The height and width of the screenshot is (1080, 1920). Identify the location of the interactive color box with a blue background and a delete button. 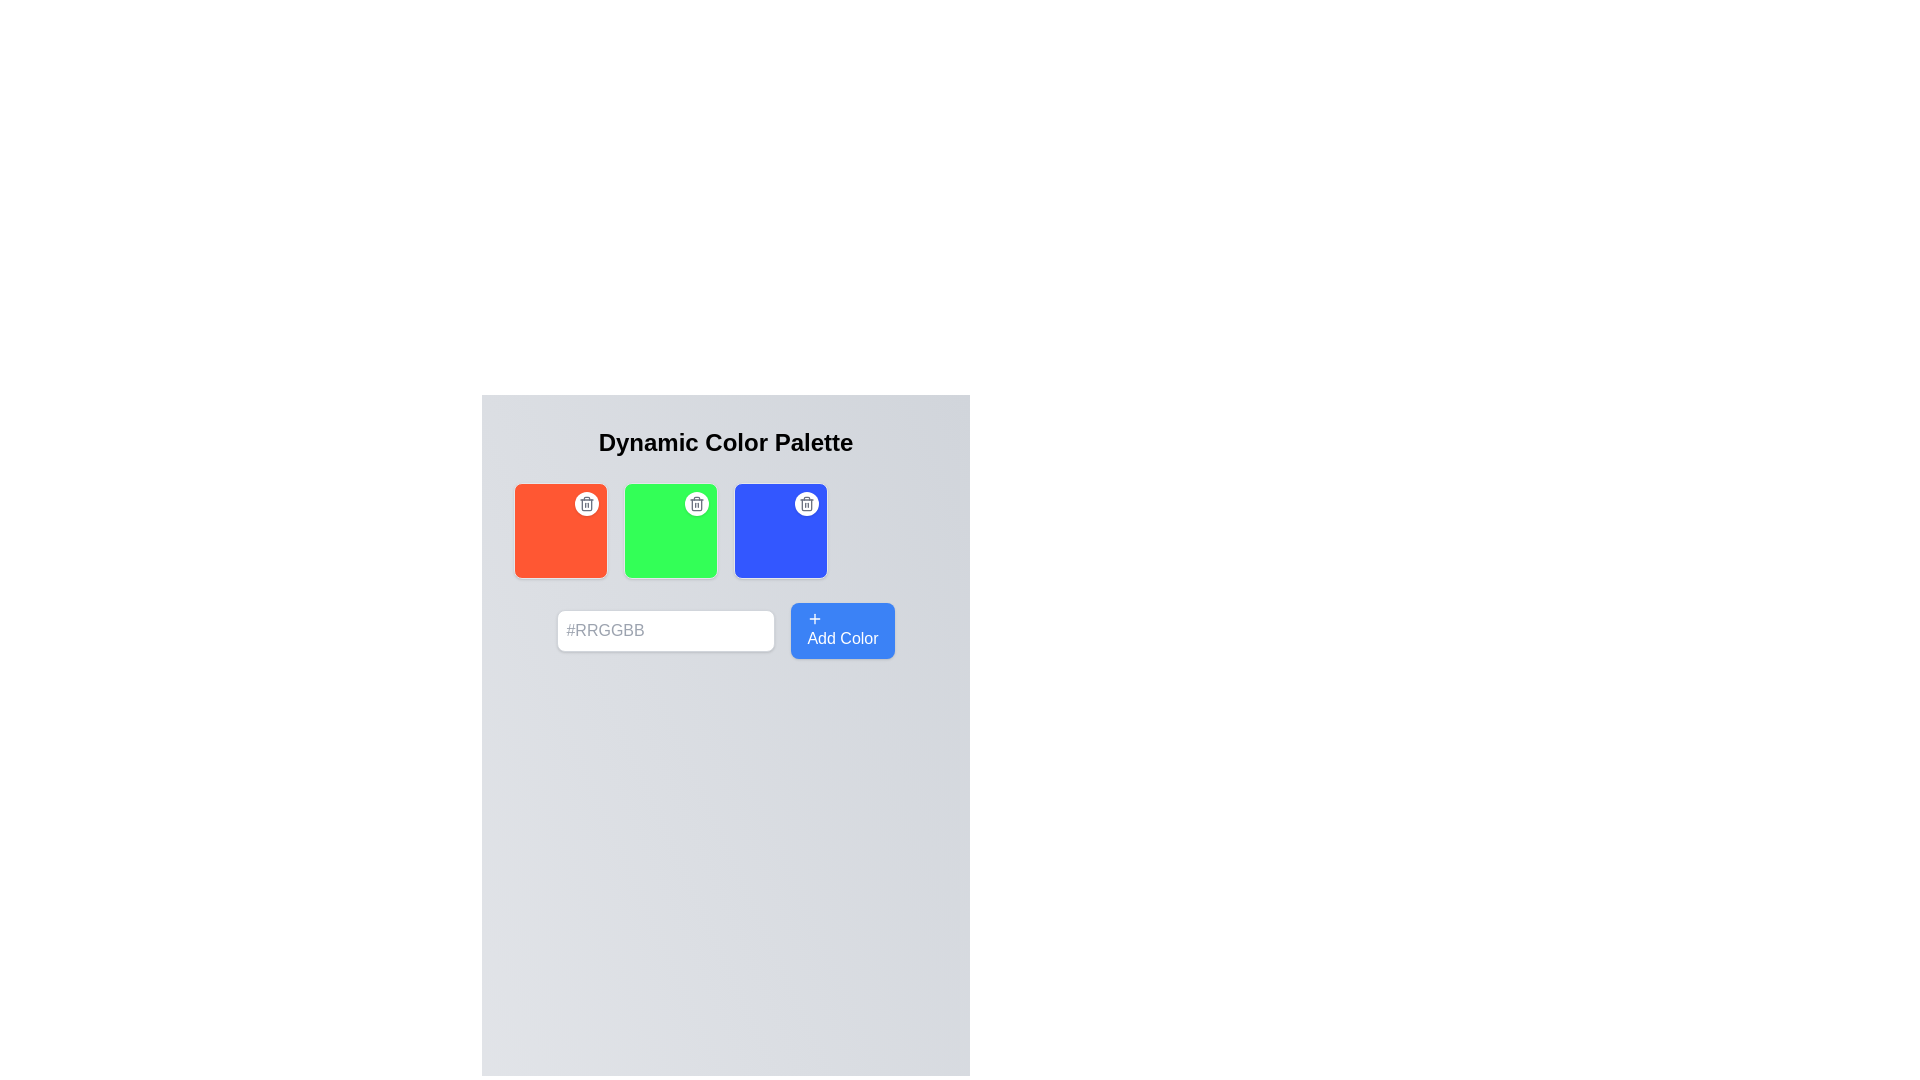
(780, 530).